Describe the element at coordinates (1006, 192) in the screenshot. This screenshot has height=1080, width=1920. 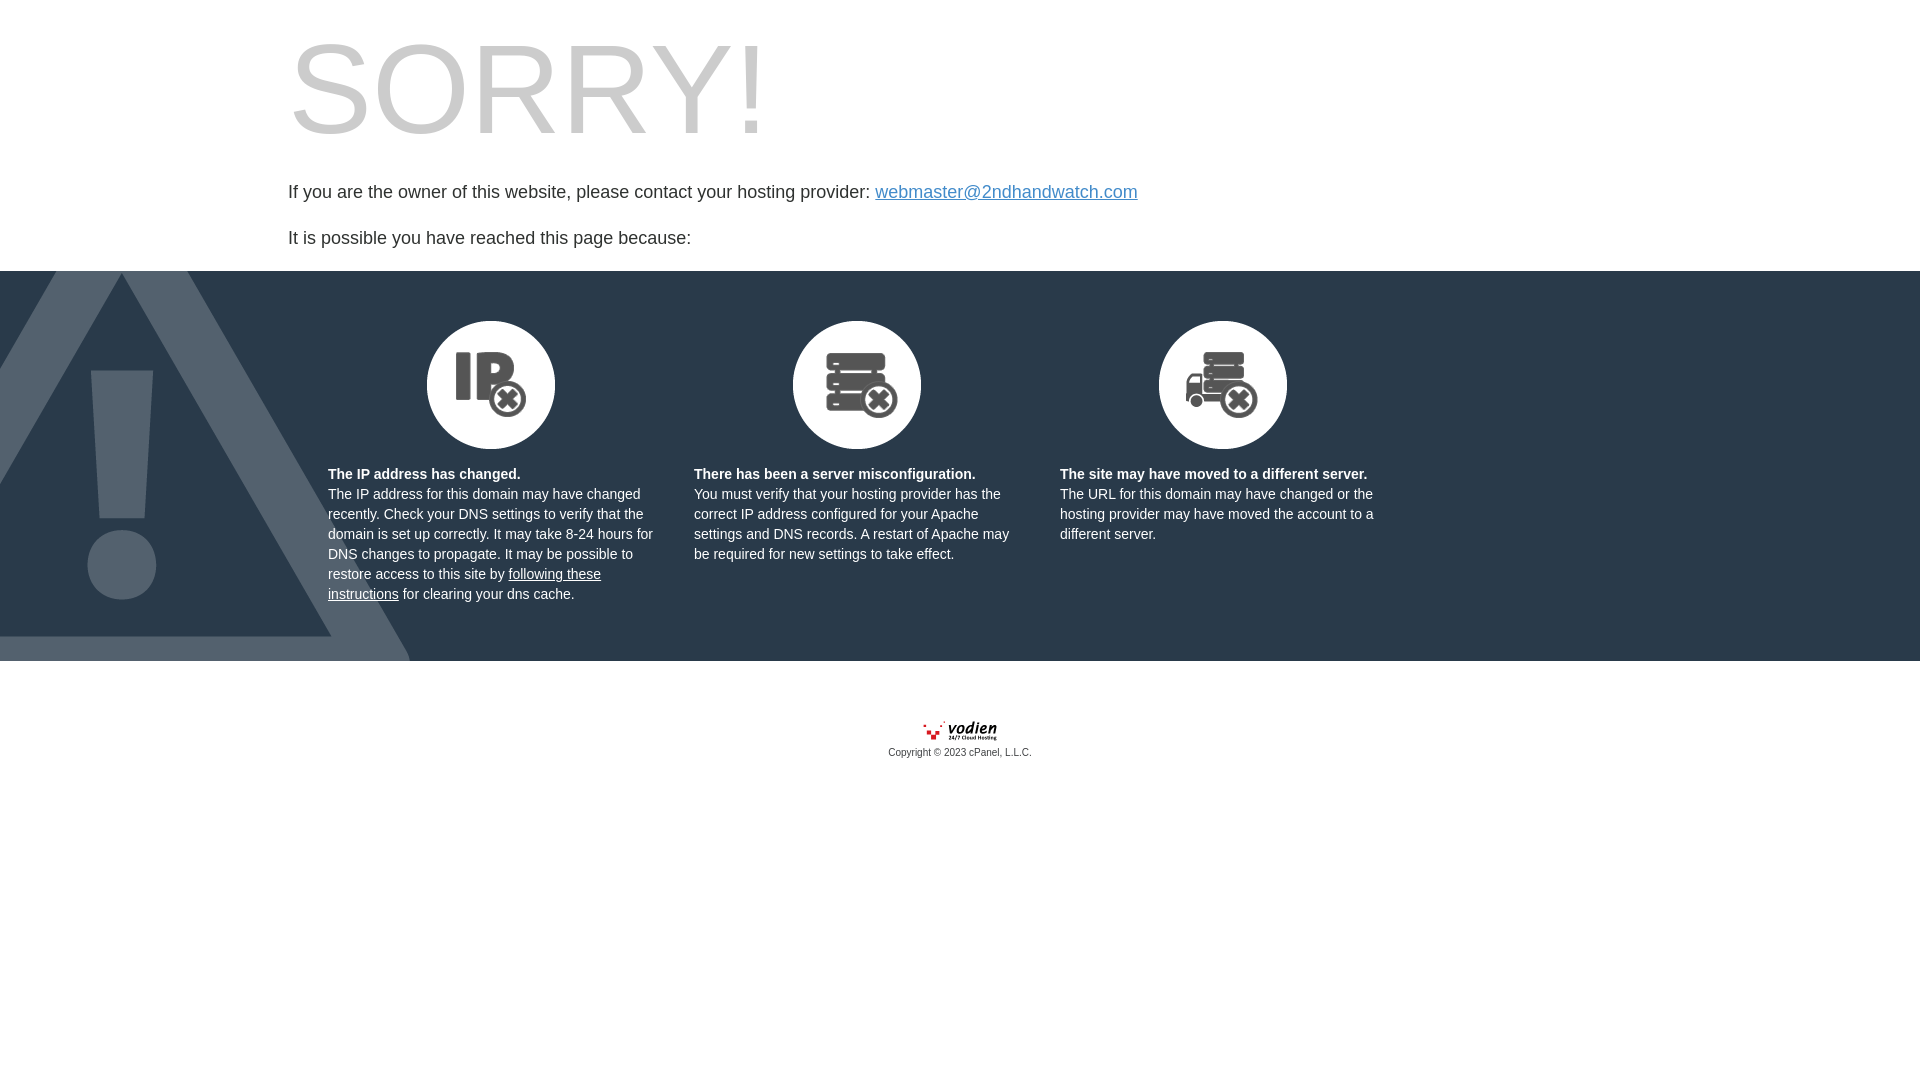
I see `'webmaster@2ndhandwatch.com'` at that location.